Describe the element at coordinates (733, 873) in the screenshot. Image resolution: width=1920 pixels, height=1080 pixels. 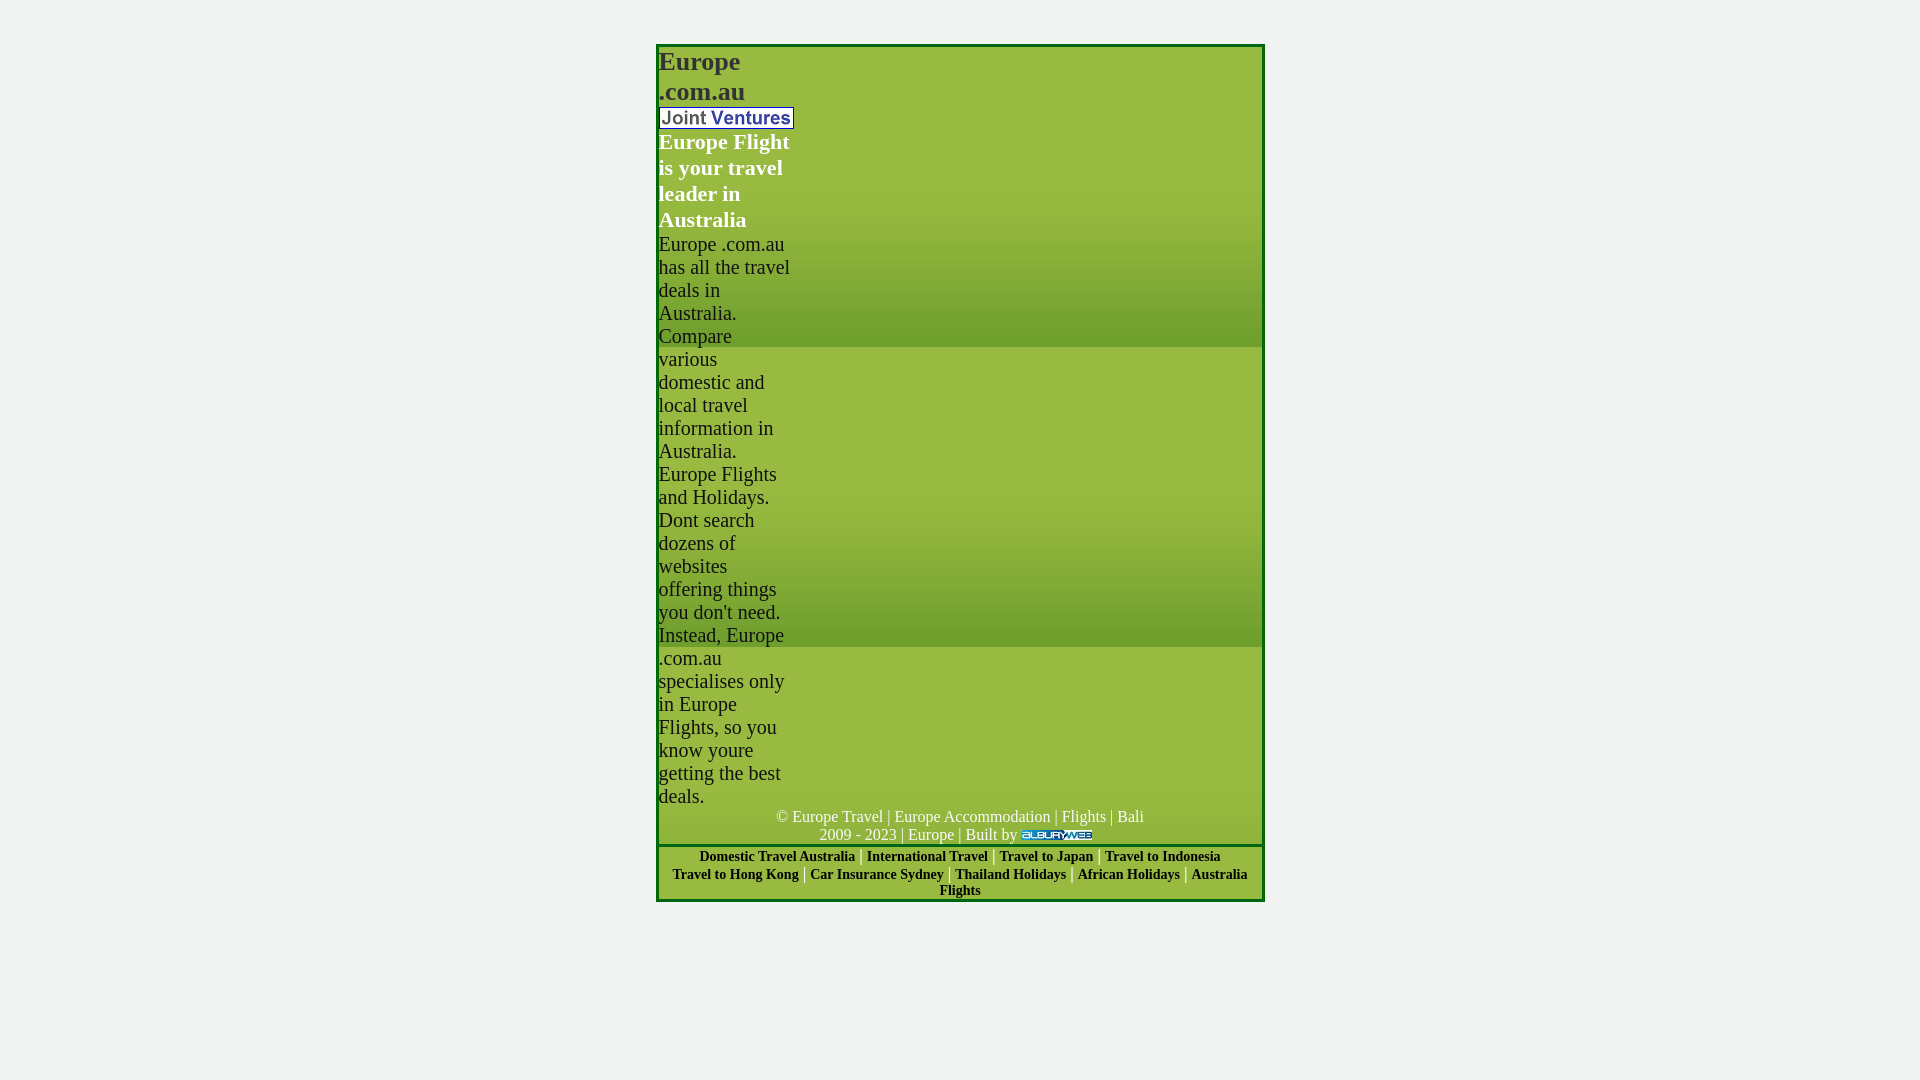
I see `'Travel to Hong Kong'` at that location.